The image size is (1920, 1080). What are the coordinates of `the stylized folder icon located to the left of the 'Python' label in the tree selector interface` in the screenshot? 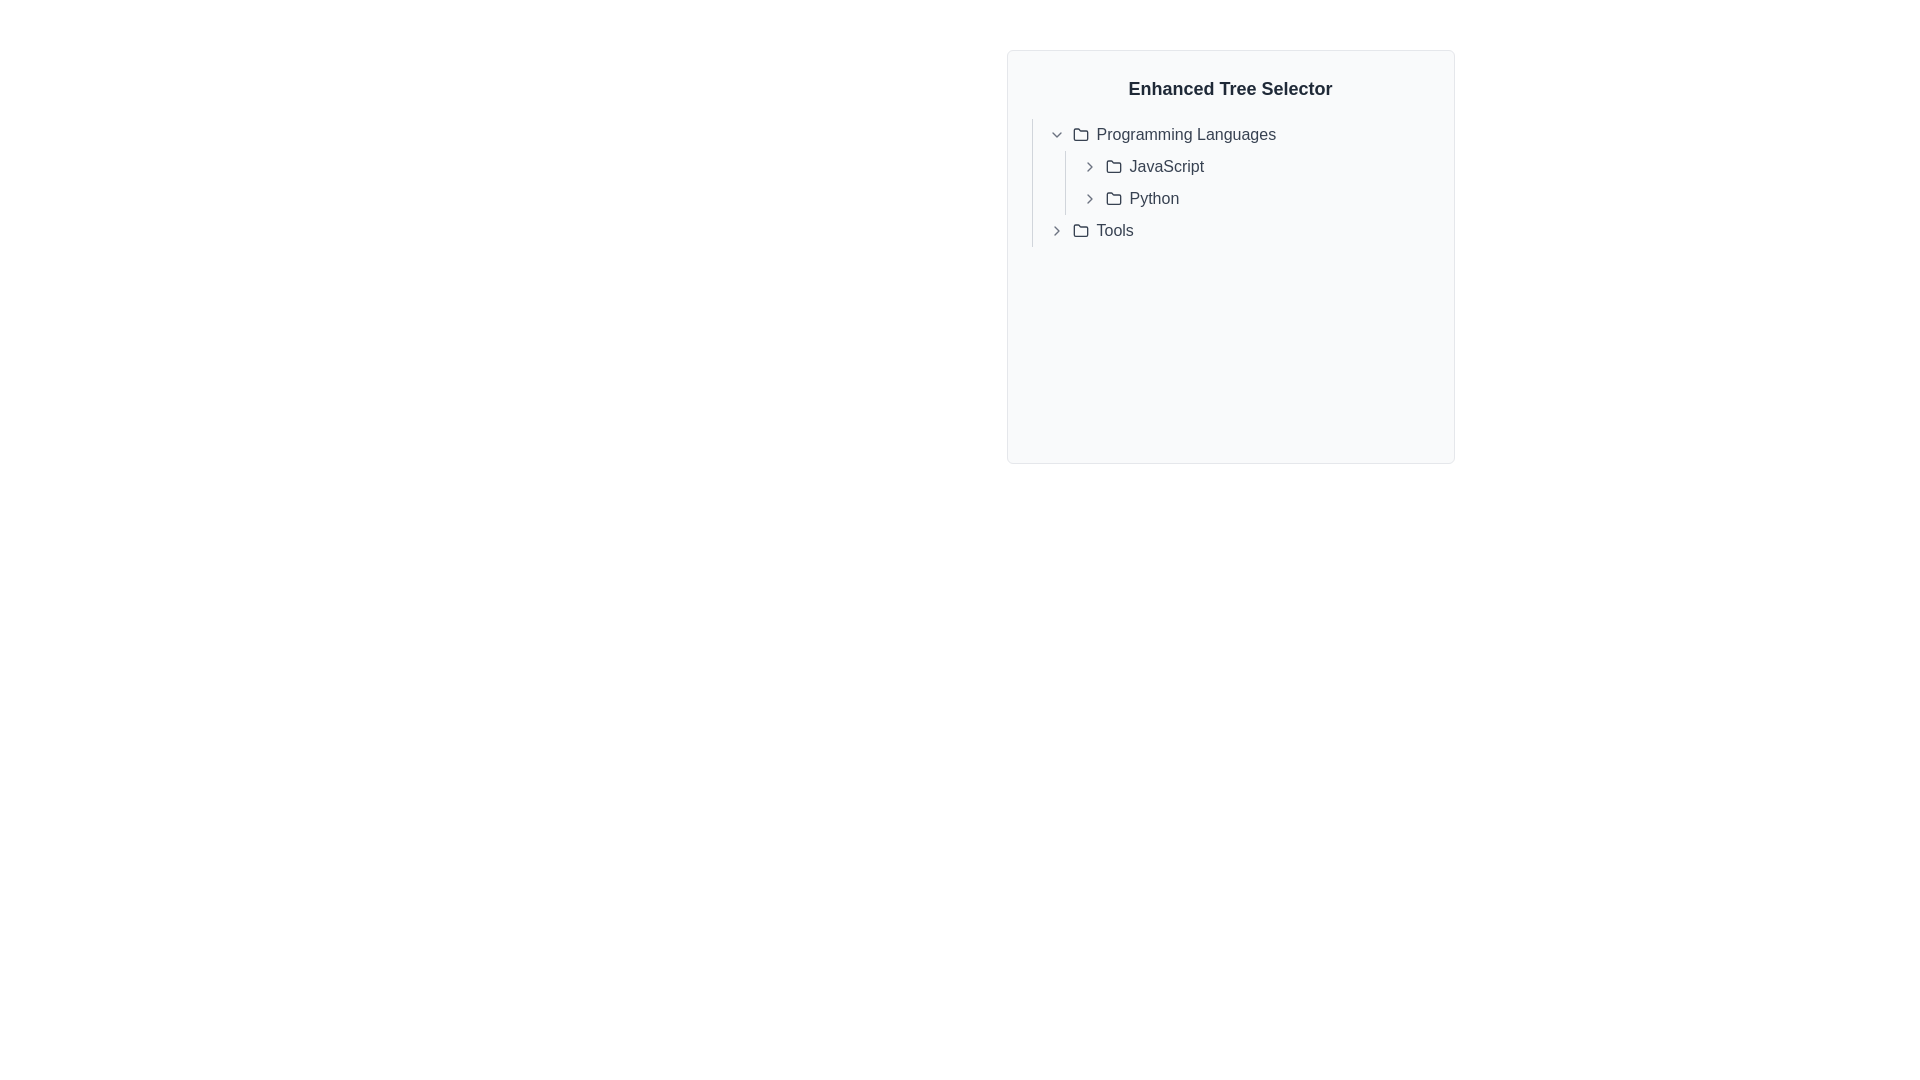 It's located at (1112, 199).